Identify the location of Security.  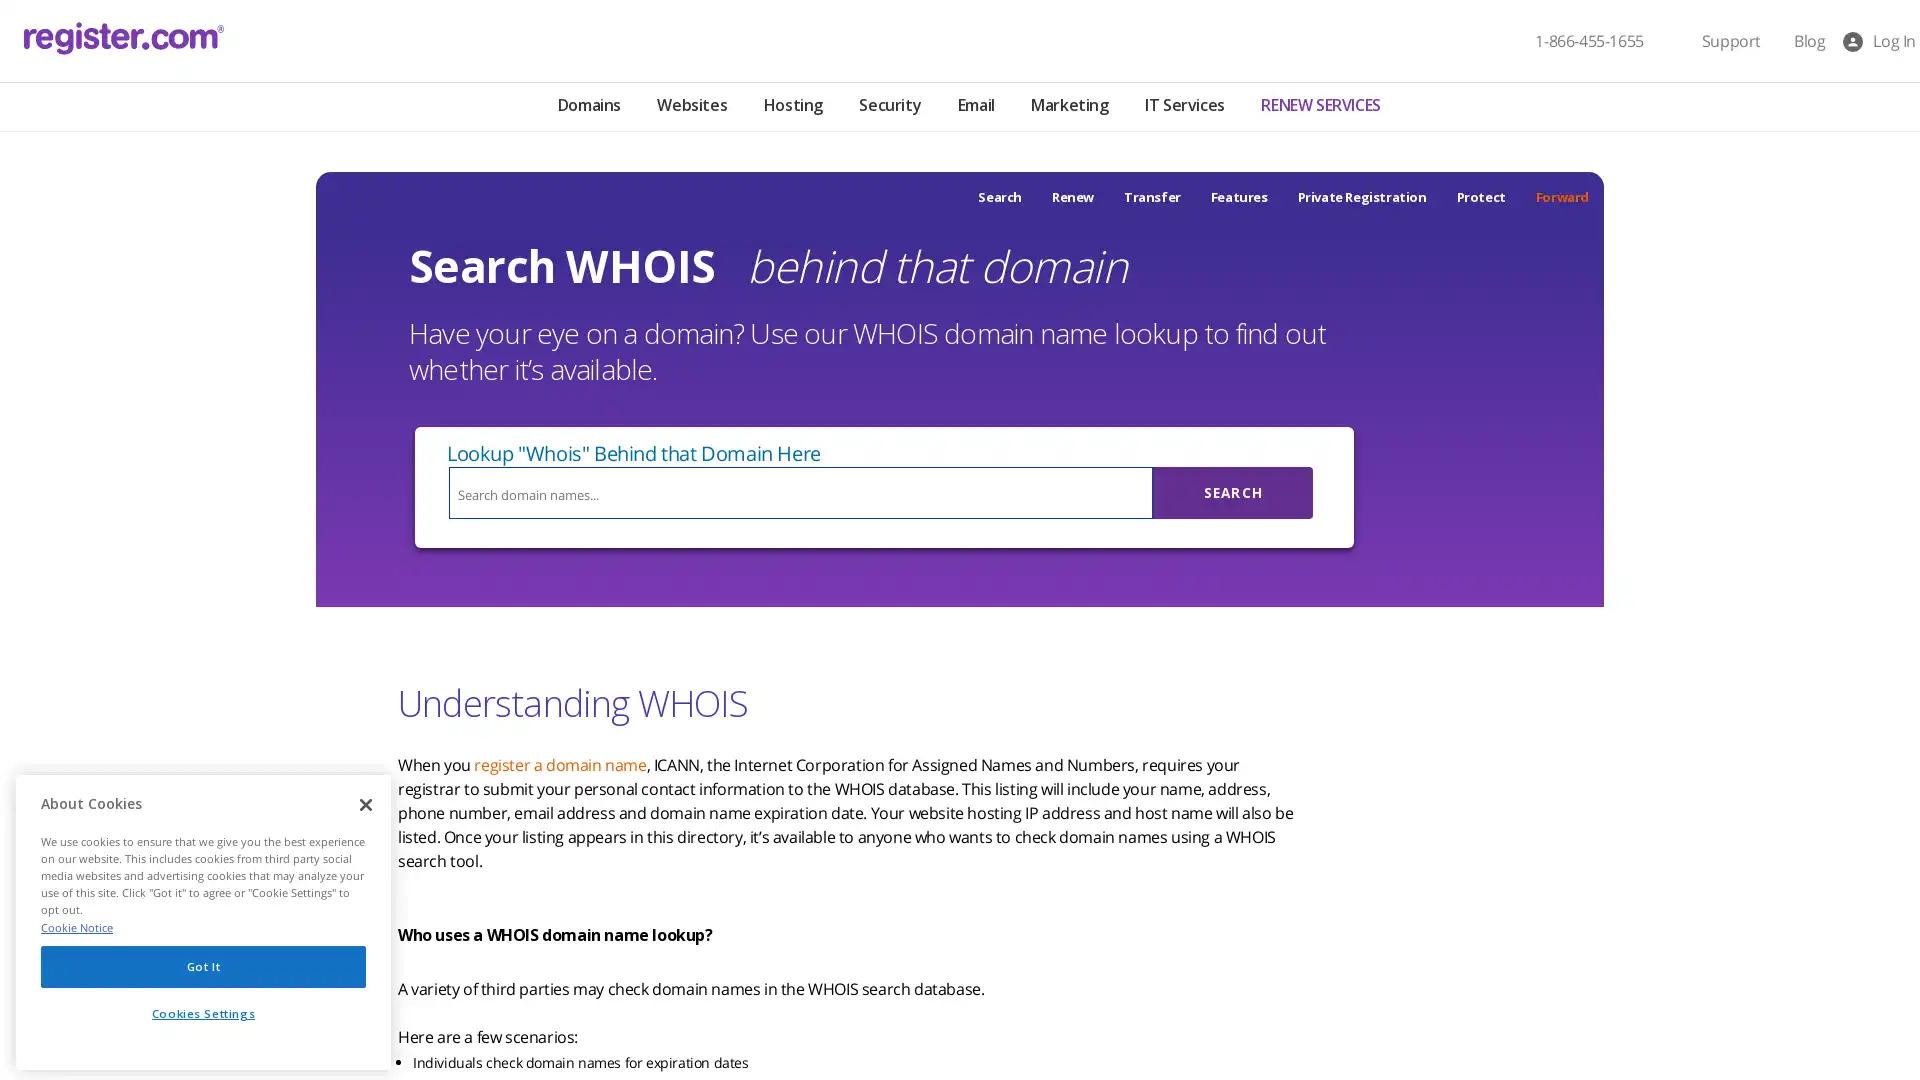
(888, 107).